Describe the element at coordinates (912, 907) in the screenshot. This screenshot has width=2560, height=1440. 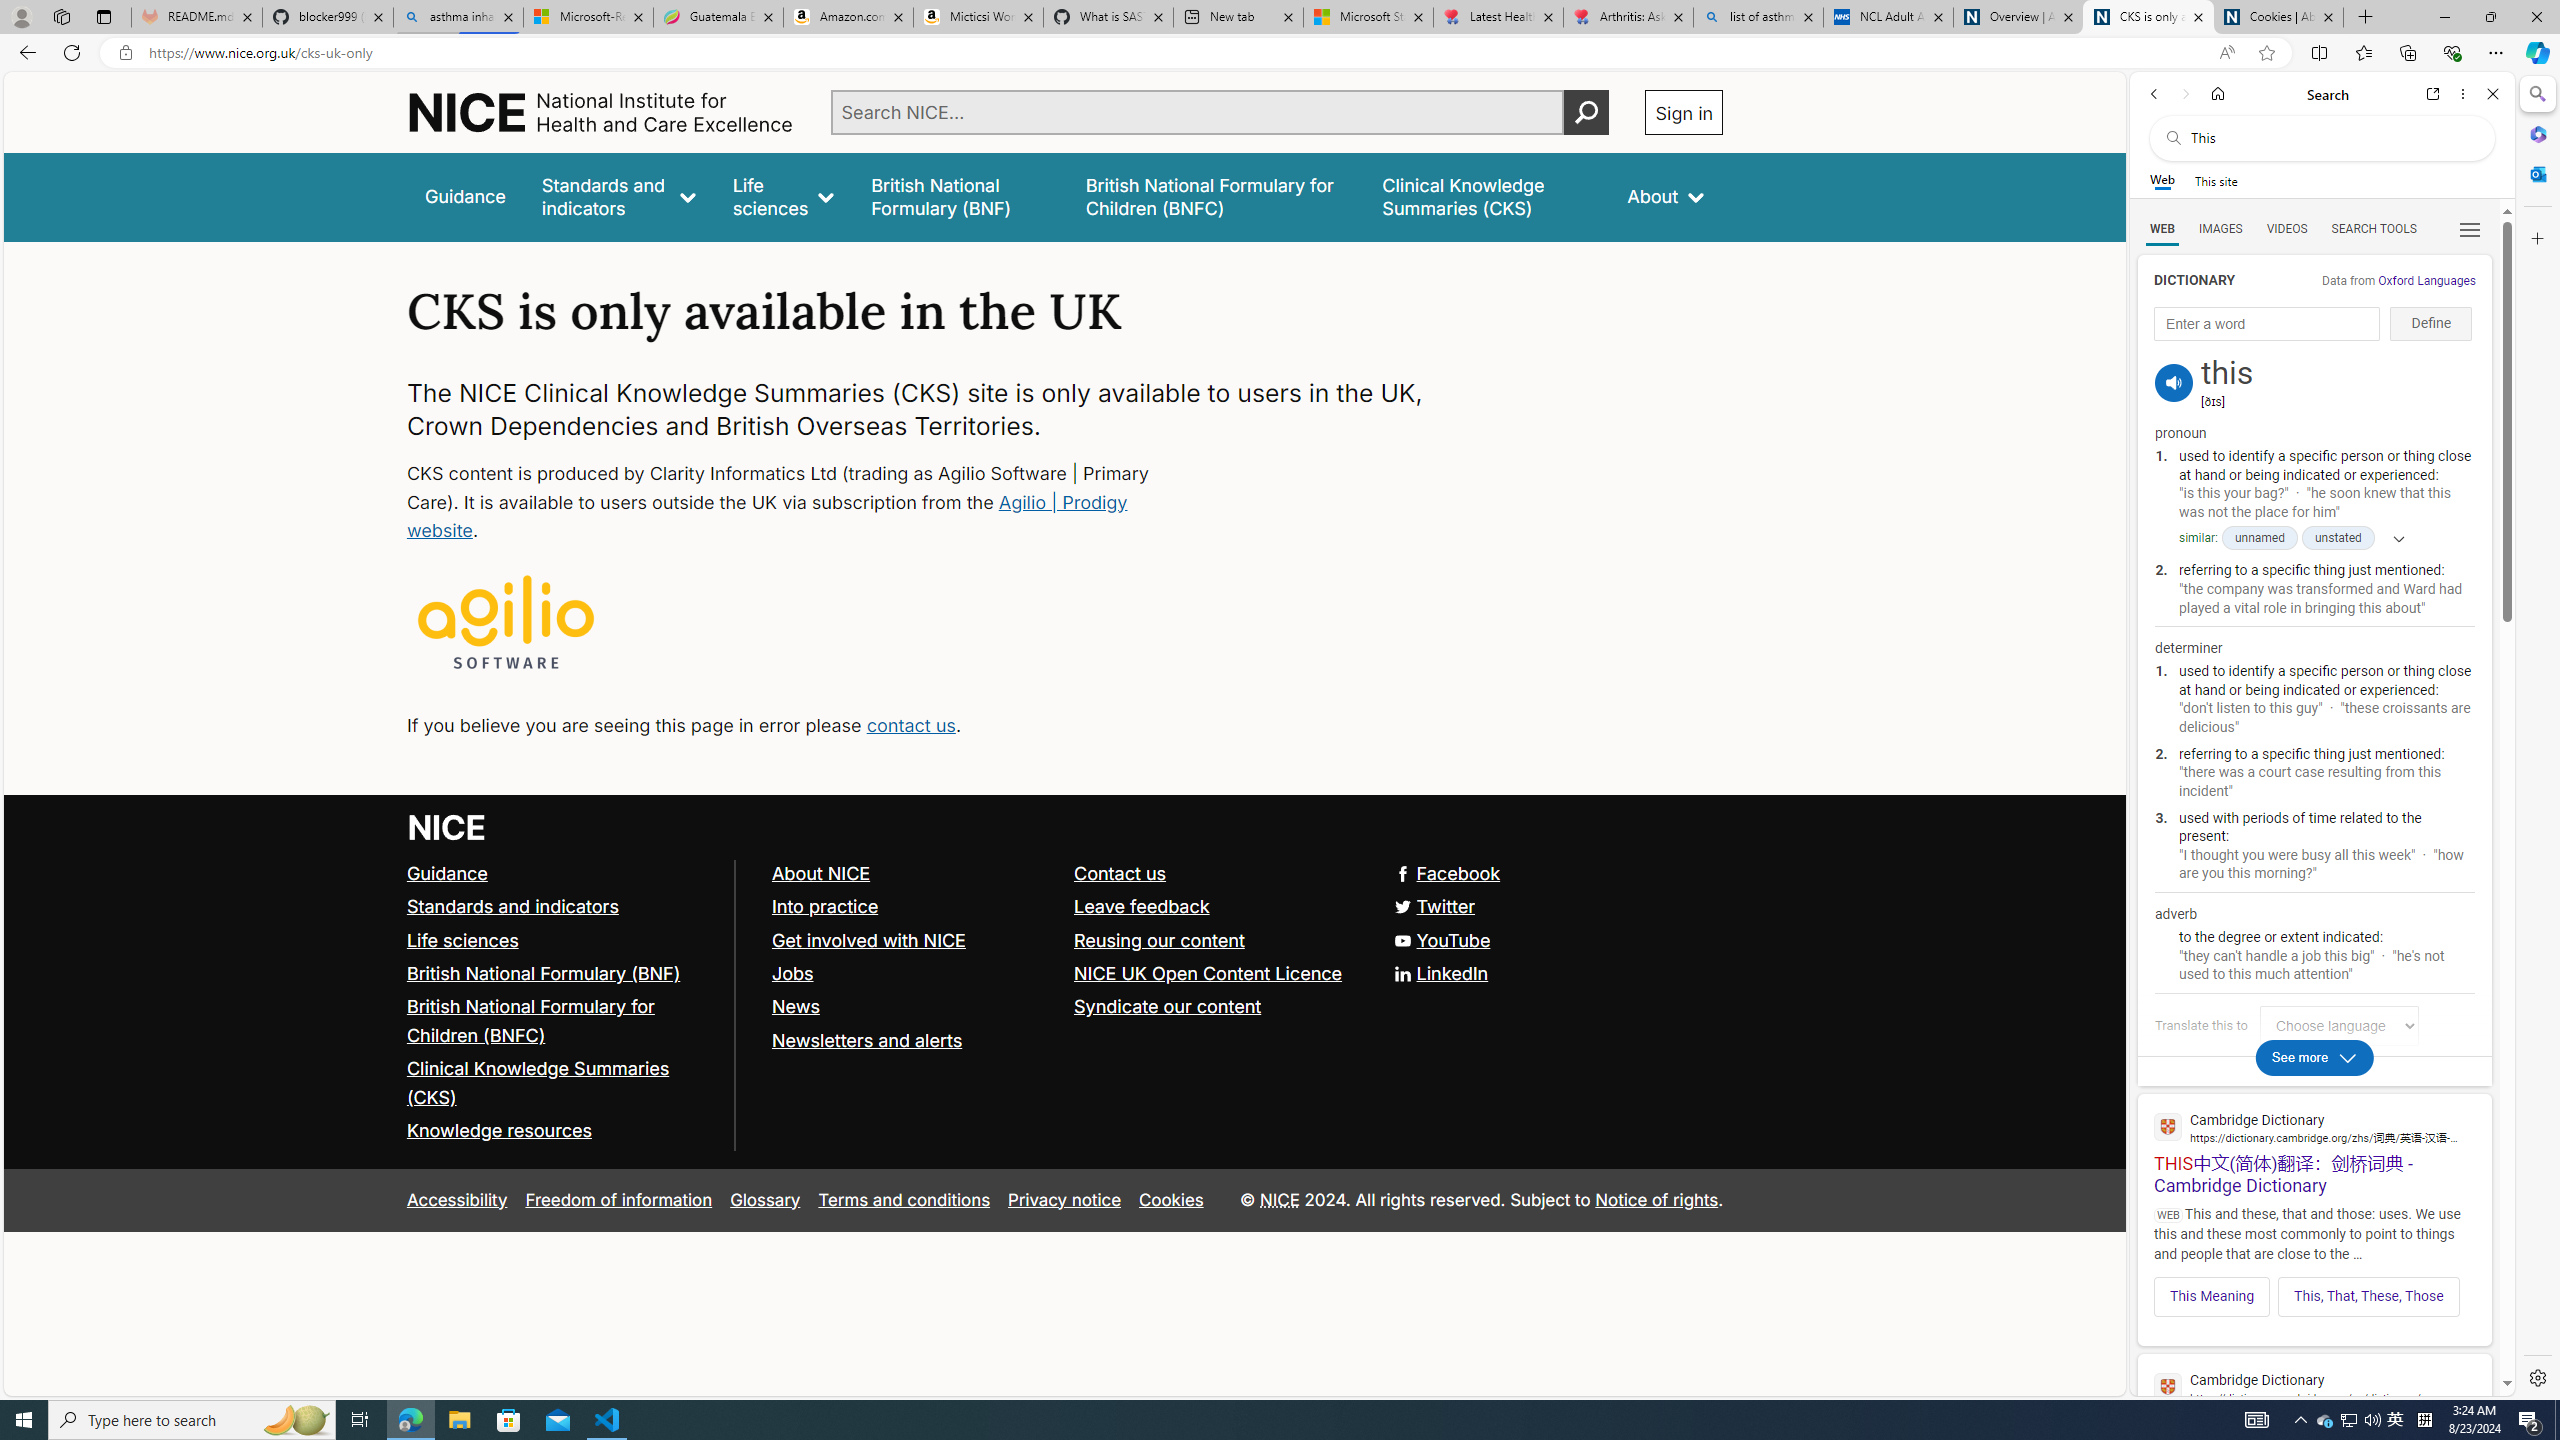
I see `'Into practice'` at that location.